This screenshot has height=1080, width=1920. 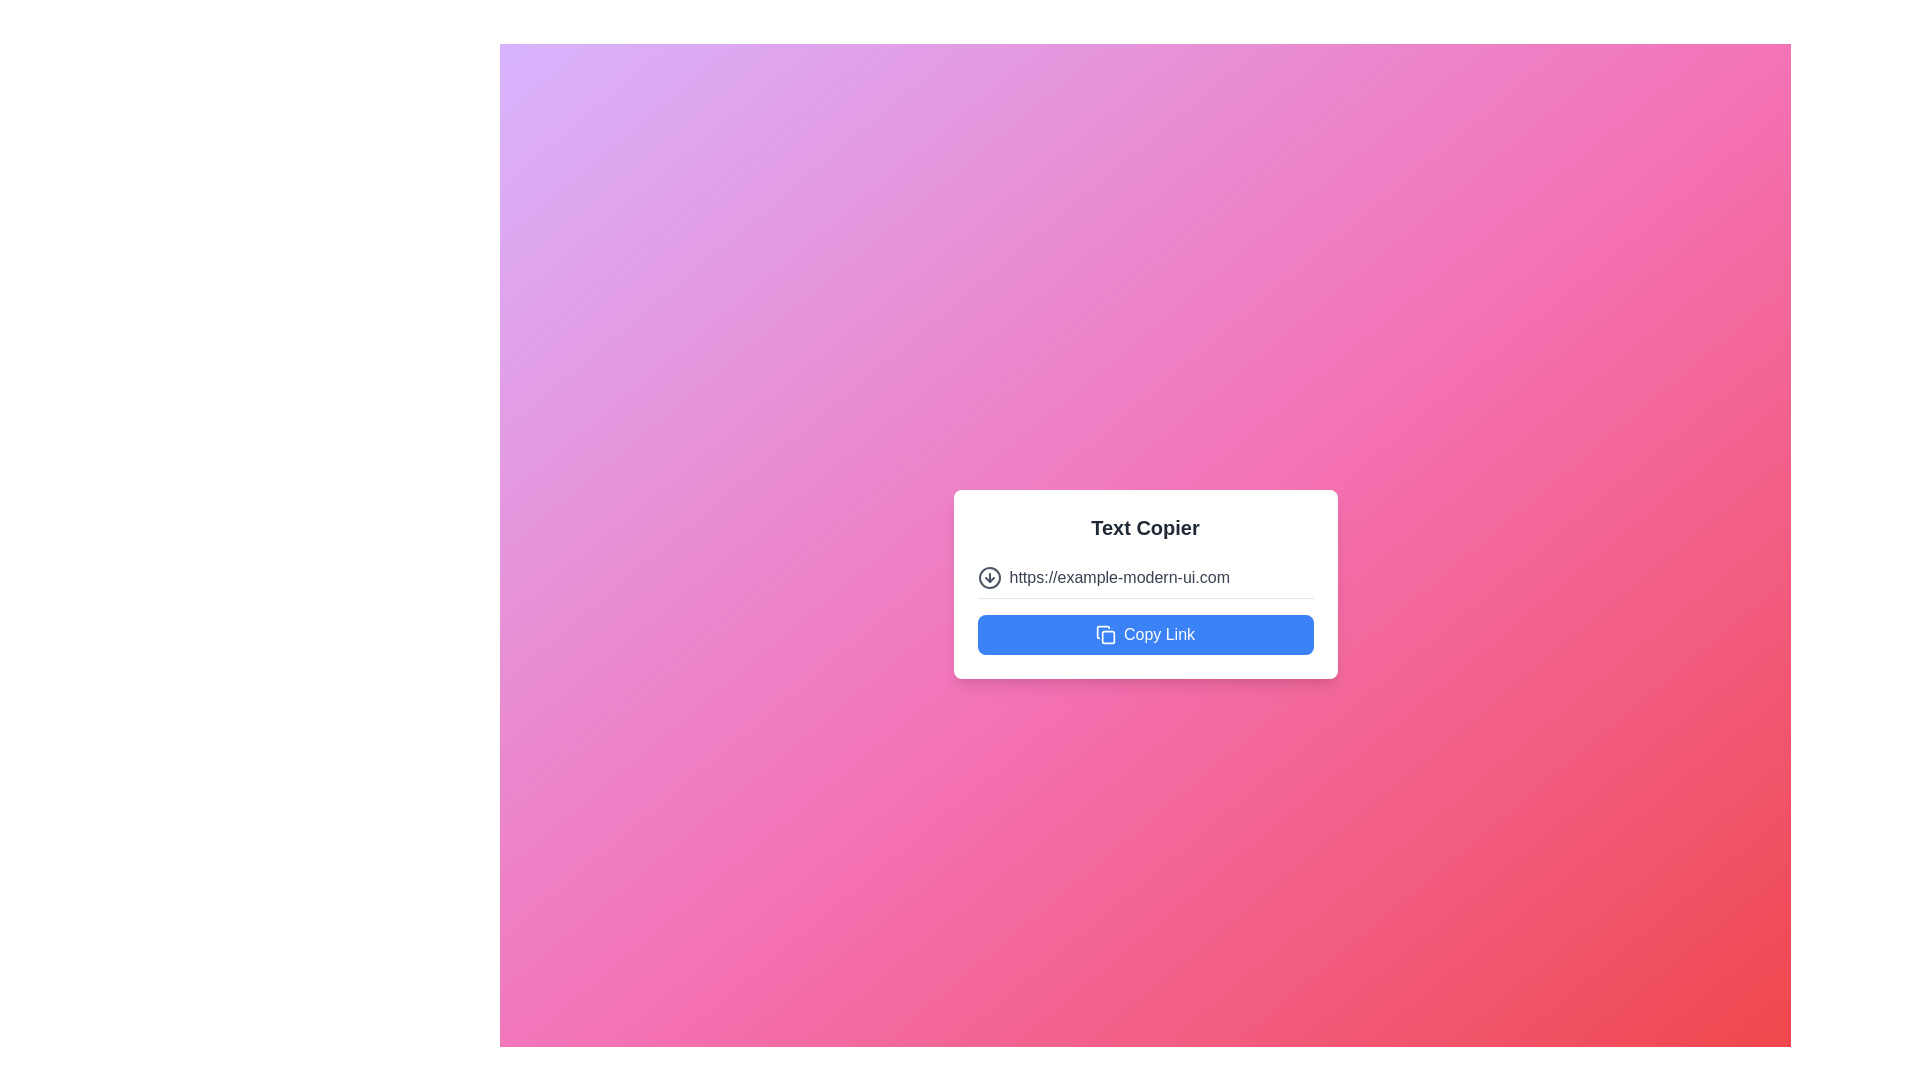 What do you see at coordinates (1161, 577) in the screenshot?
I see `the read-only text input field in the 'Text Copier' pop-up` at bounding box center [1161, 577].